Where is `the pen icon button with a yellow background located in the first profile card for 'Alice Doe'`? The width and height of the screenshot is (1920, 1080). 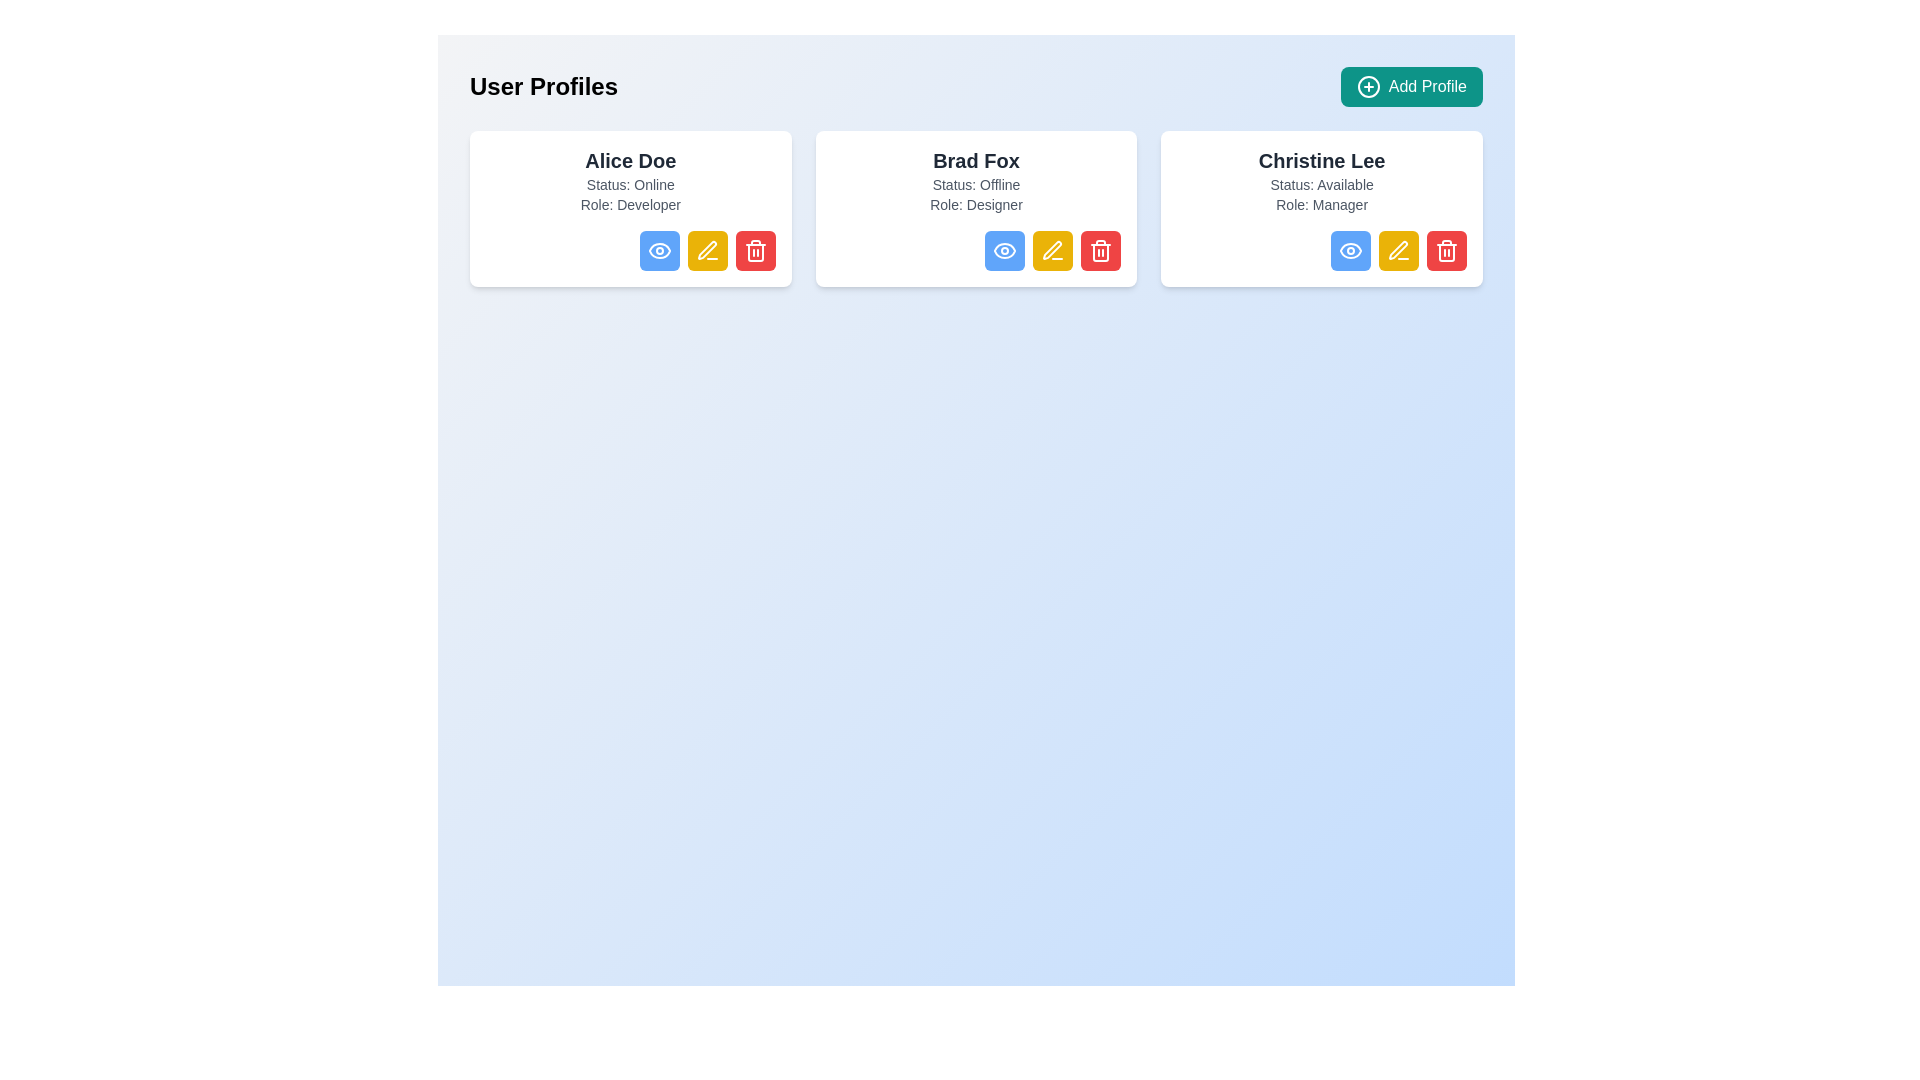 the pen icon button with a yellow background located in the first profile card for 'Alice Doe' is located at coordinates (707, 249).